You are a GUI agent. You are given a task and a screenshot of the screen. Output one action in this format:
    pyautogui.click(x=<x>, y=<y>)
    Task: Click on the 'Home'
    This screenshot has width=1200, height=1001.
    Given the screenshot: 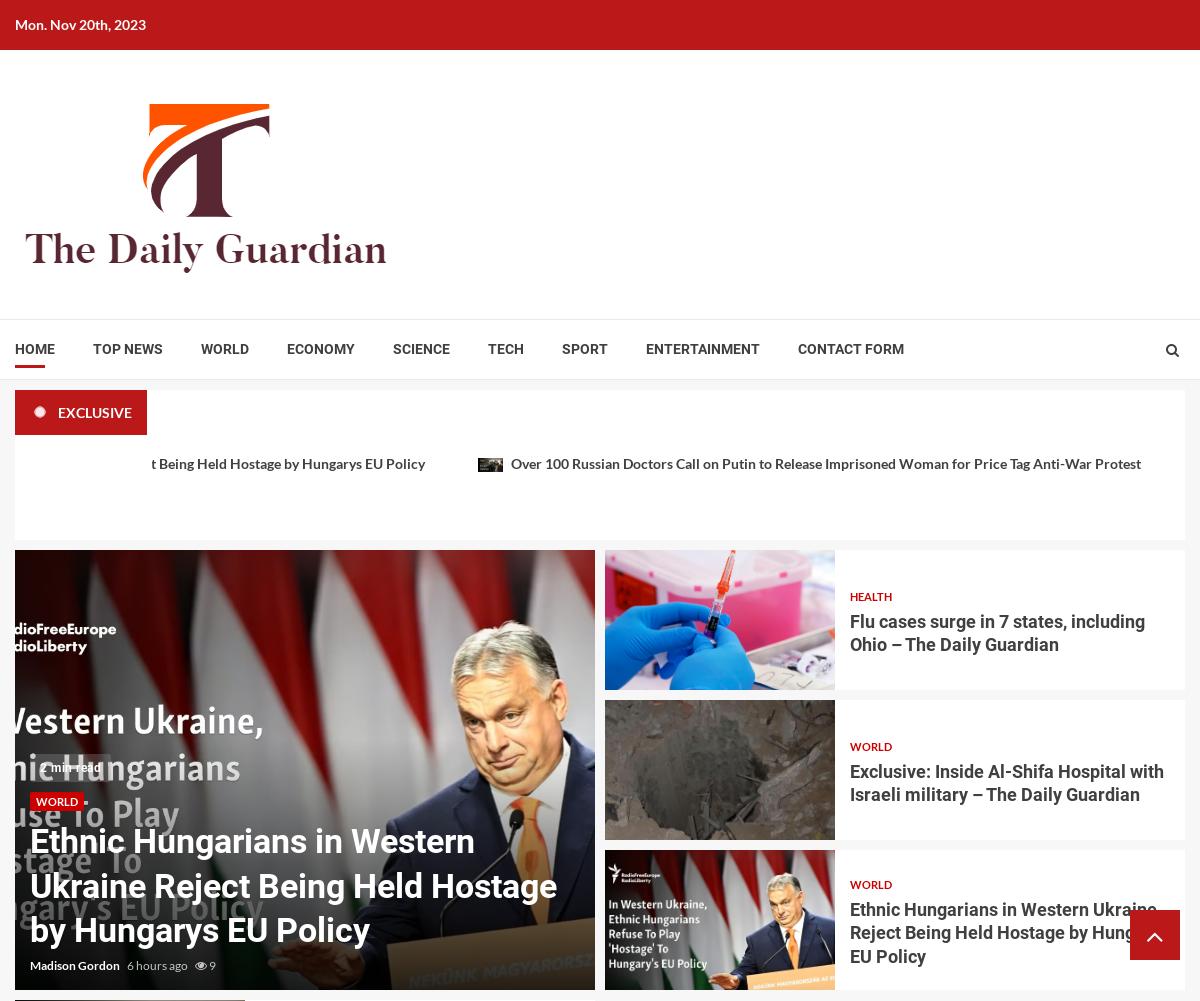 What is the action you would take?
    pyautogui.click(x=35, y=349)
    